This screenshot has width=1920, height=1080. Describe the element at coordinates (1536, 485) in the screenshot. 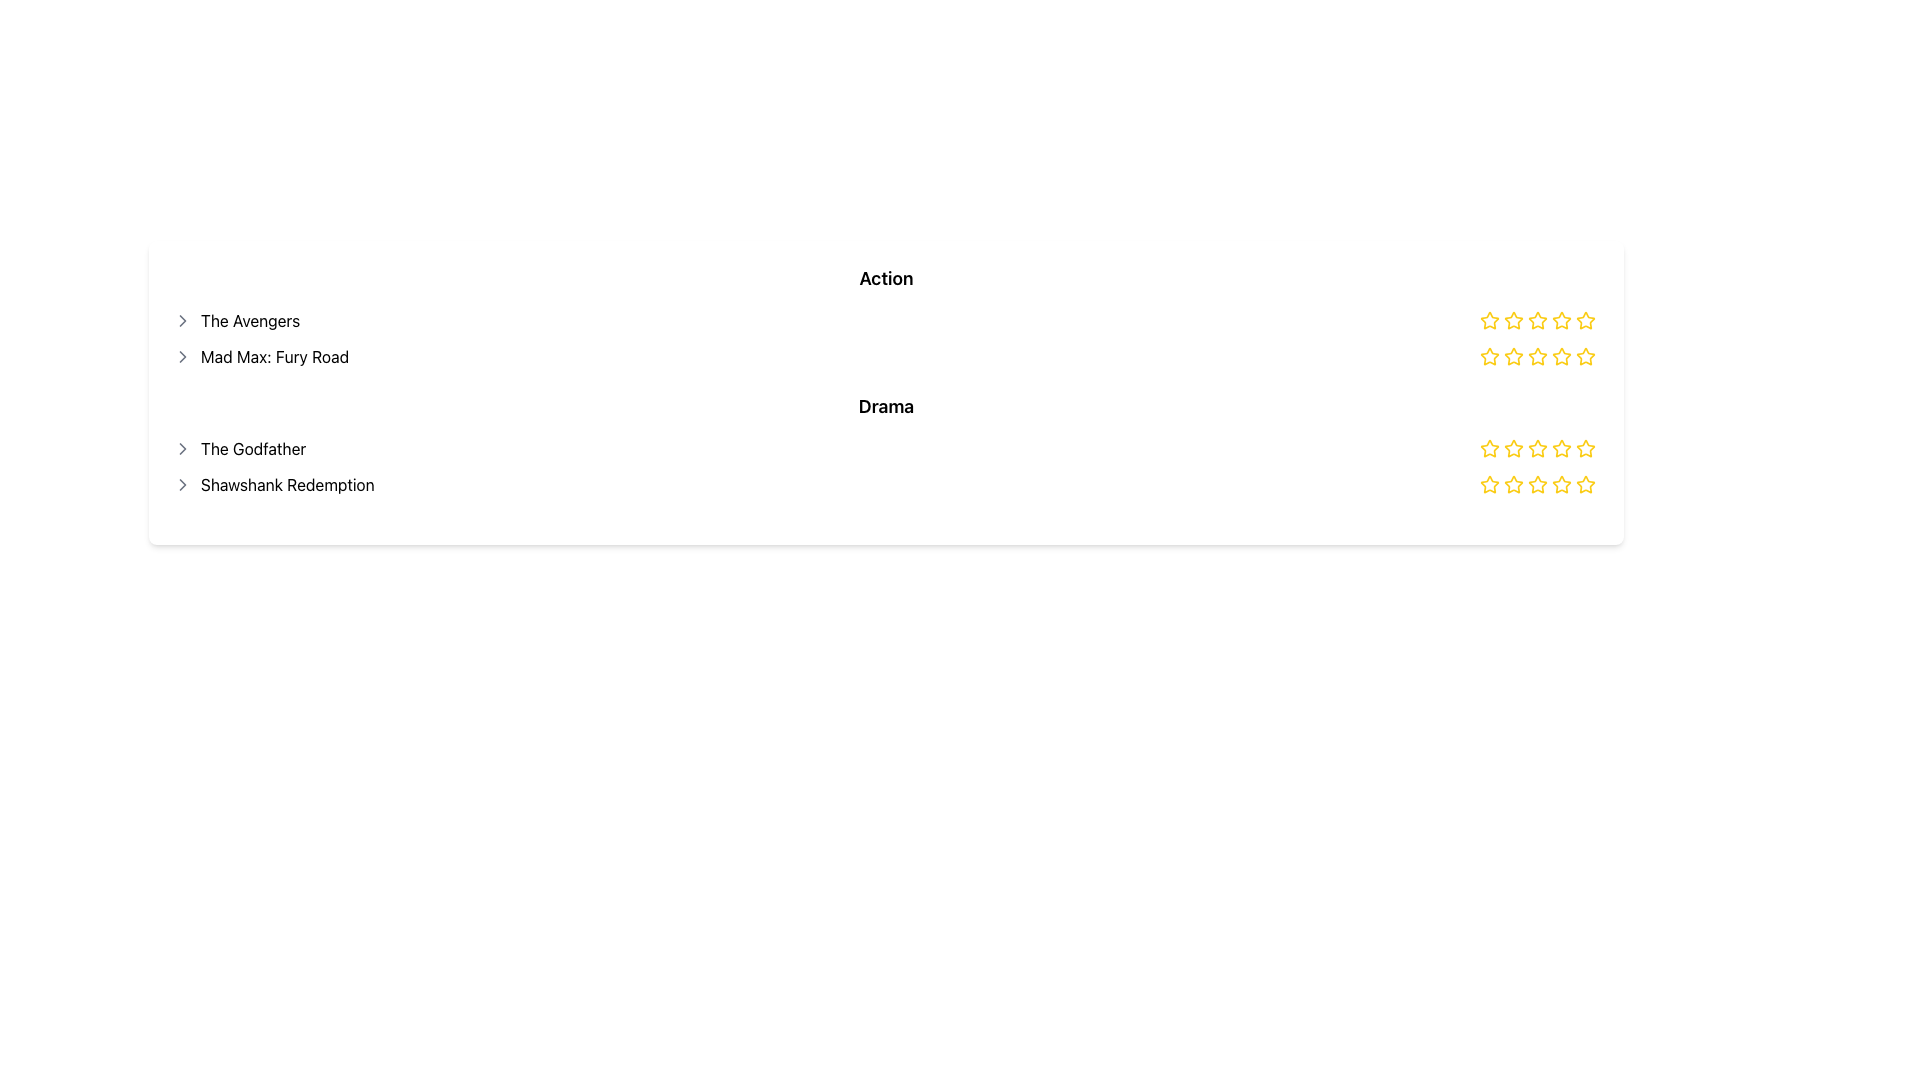

I see `the fourth star icon in the star rating system` at that location.